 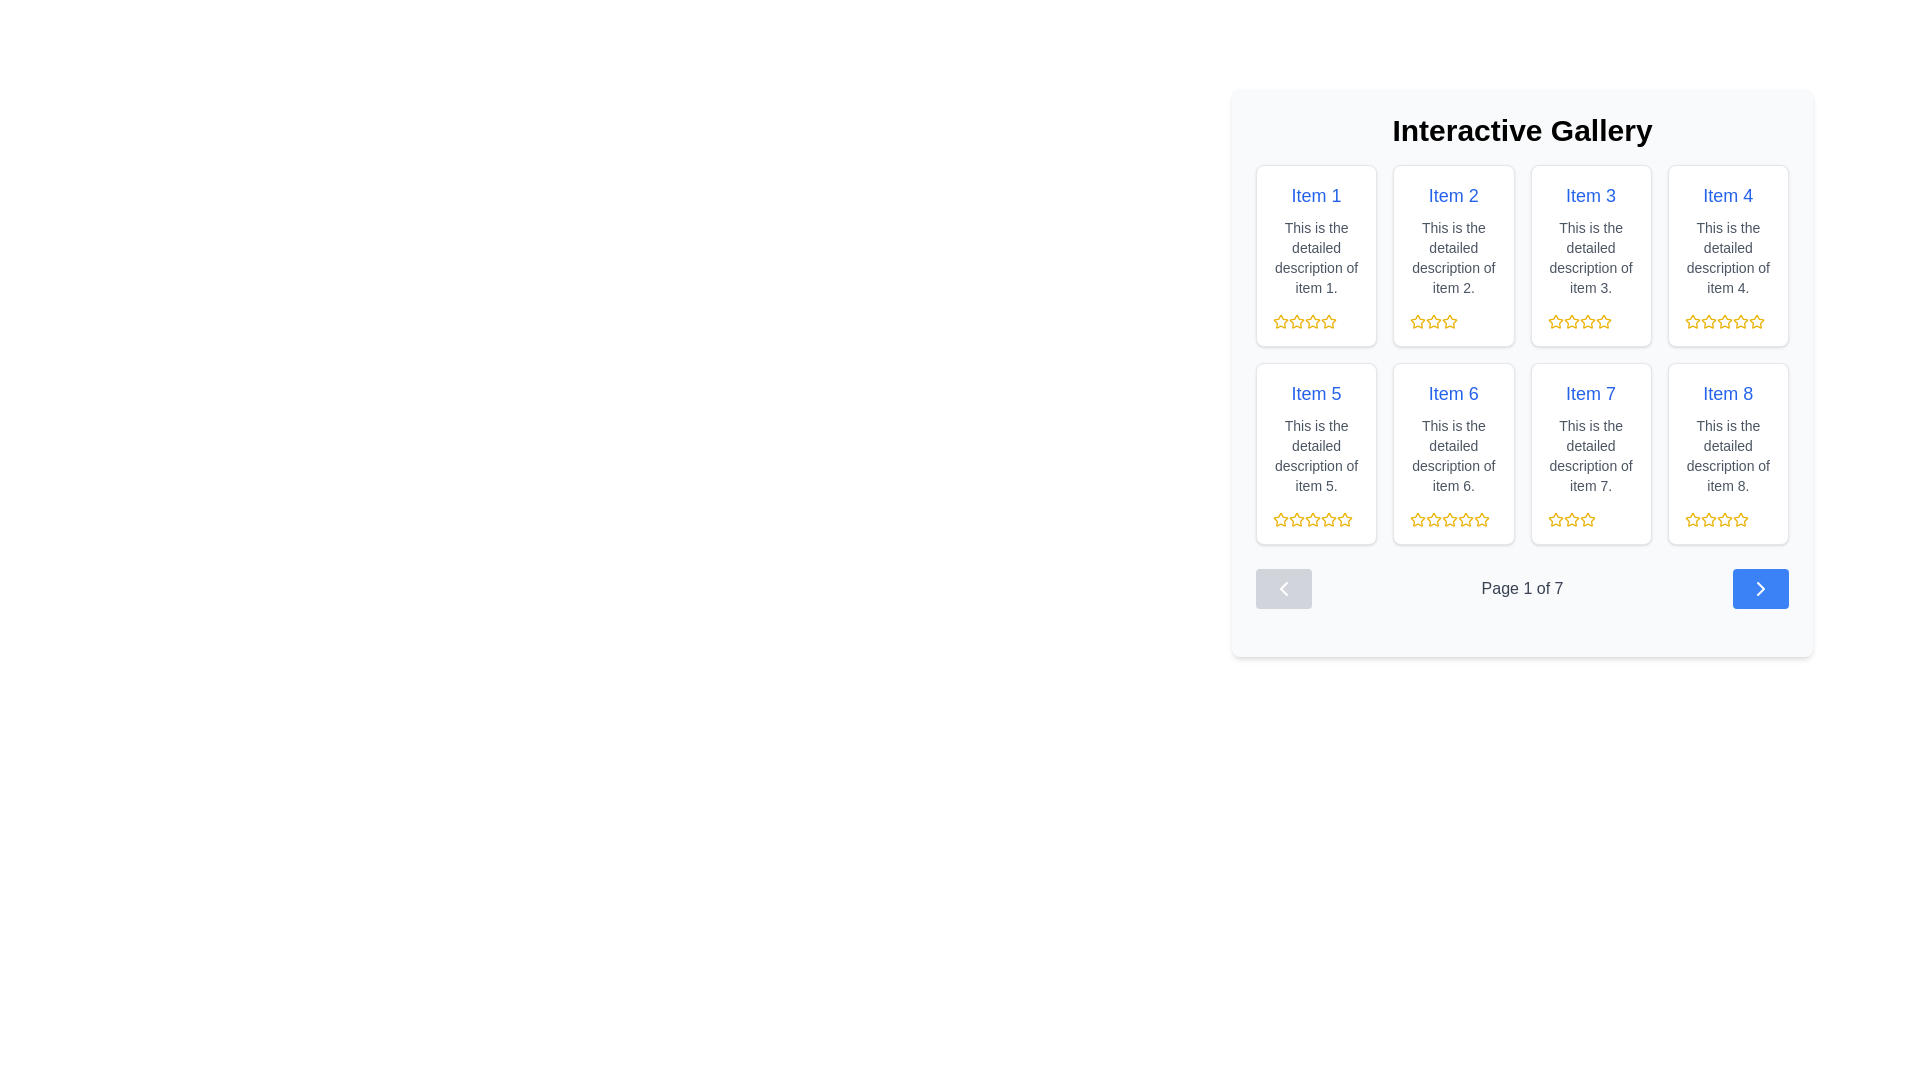 I want to click on the third star rating icon for 'Item 3', so click(x=1586, y=320).